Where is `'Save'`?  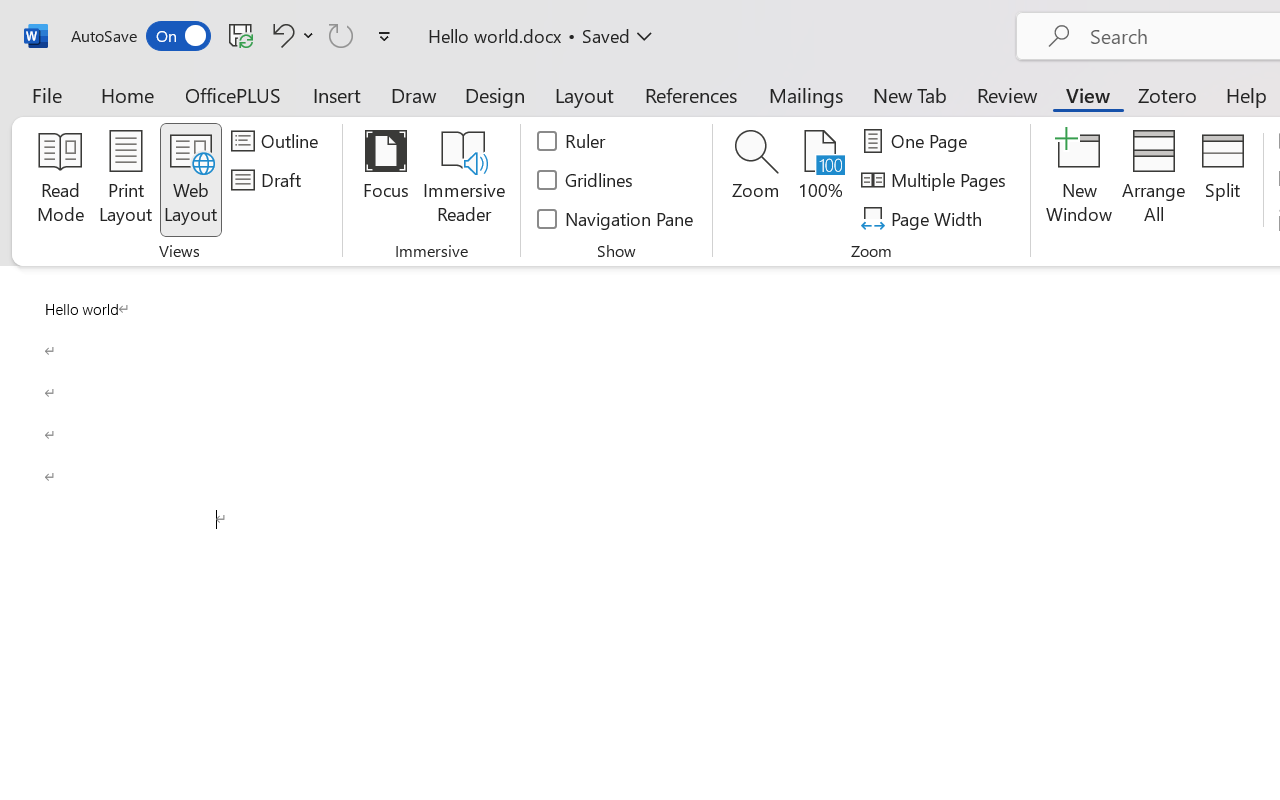
'Save' is located at coordinates (240, 34).